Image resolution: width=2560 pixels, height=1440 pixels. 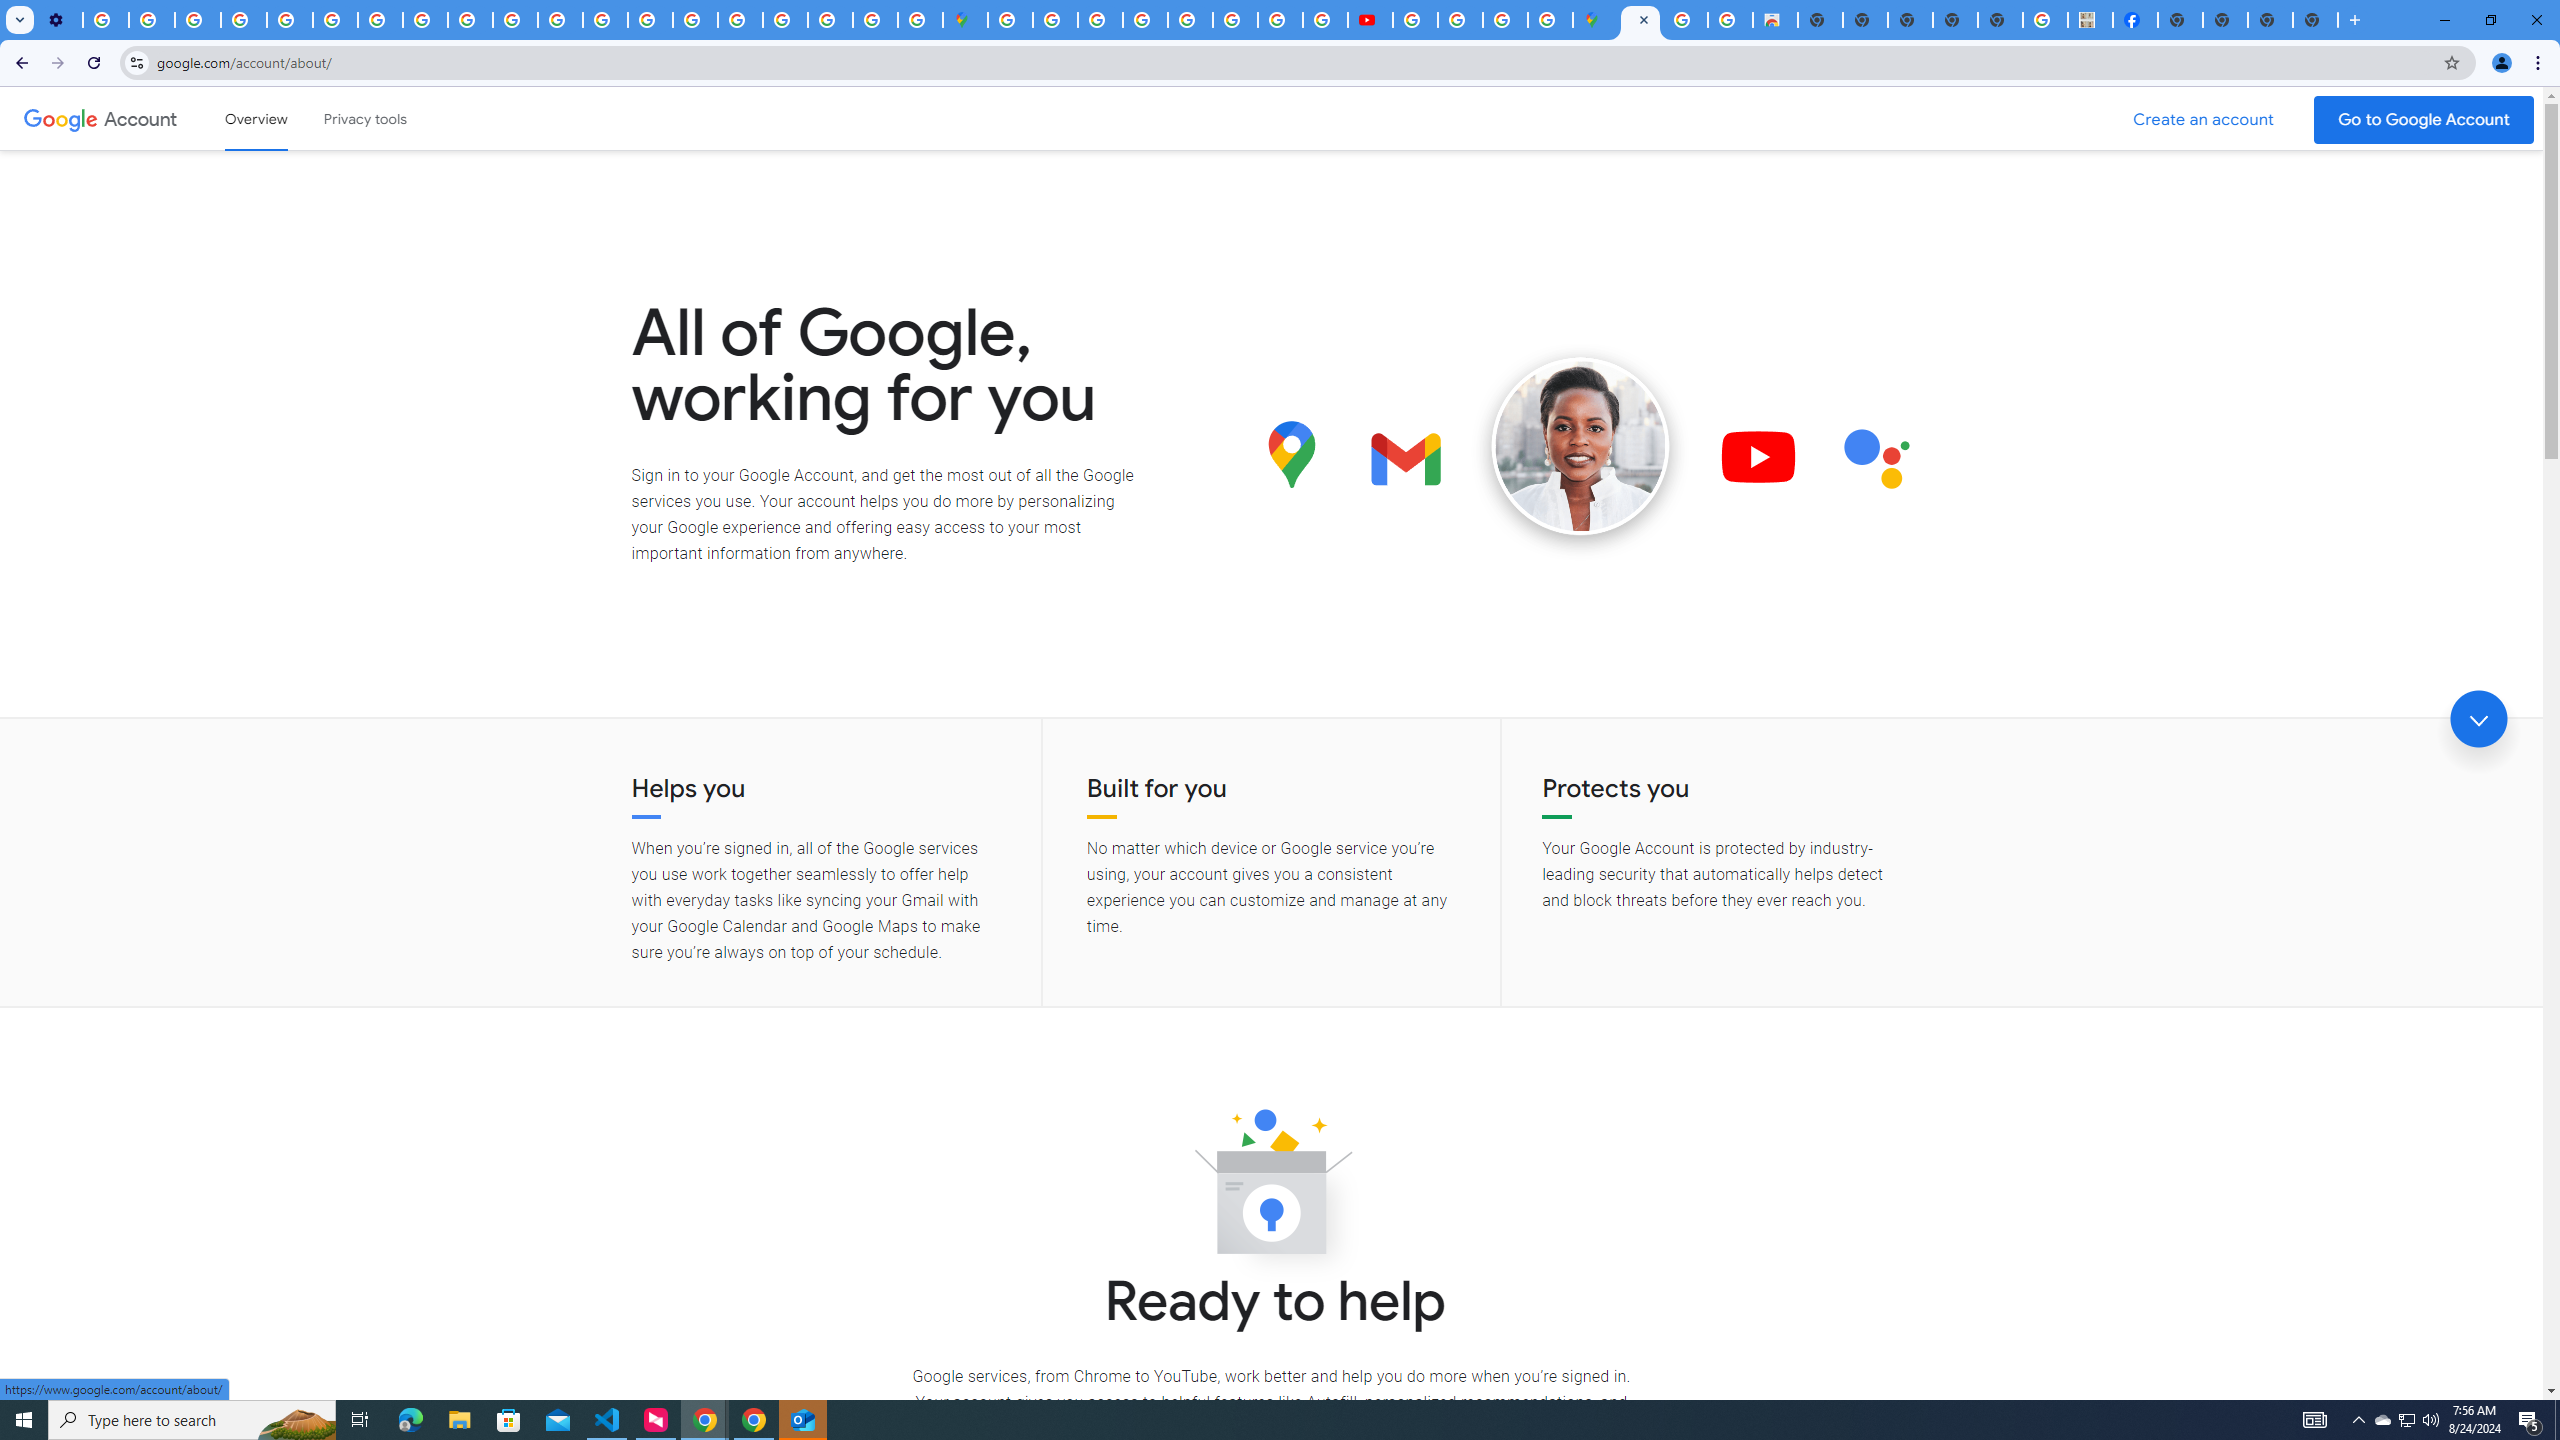 I want to click on 'Address and search bar', so click(x=1293, y=61).